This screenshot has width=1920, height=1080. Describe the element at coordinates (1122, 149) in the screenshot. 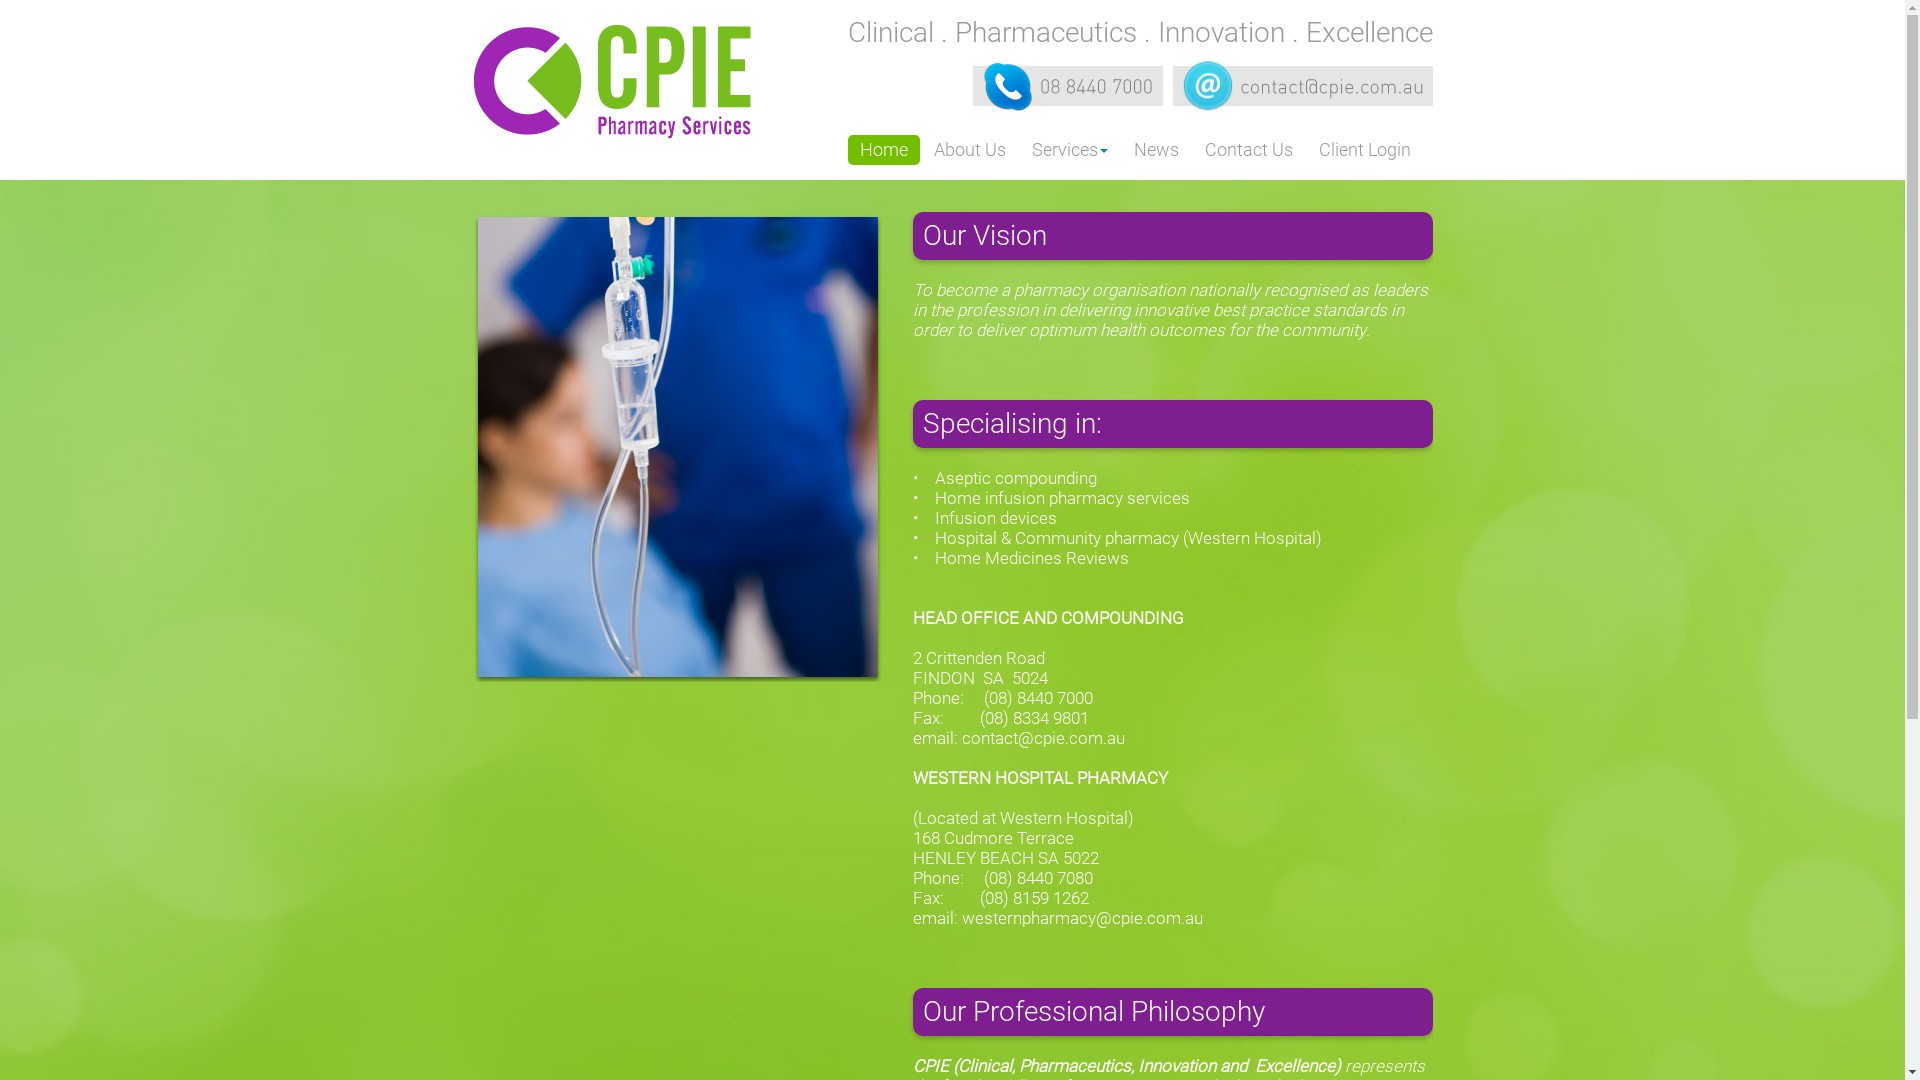

I see `'News'` at that location.